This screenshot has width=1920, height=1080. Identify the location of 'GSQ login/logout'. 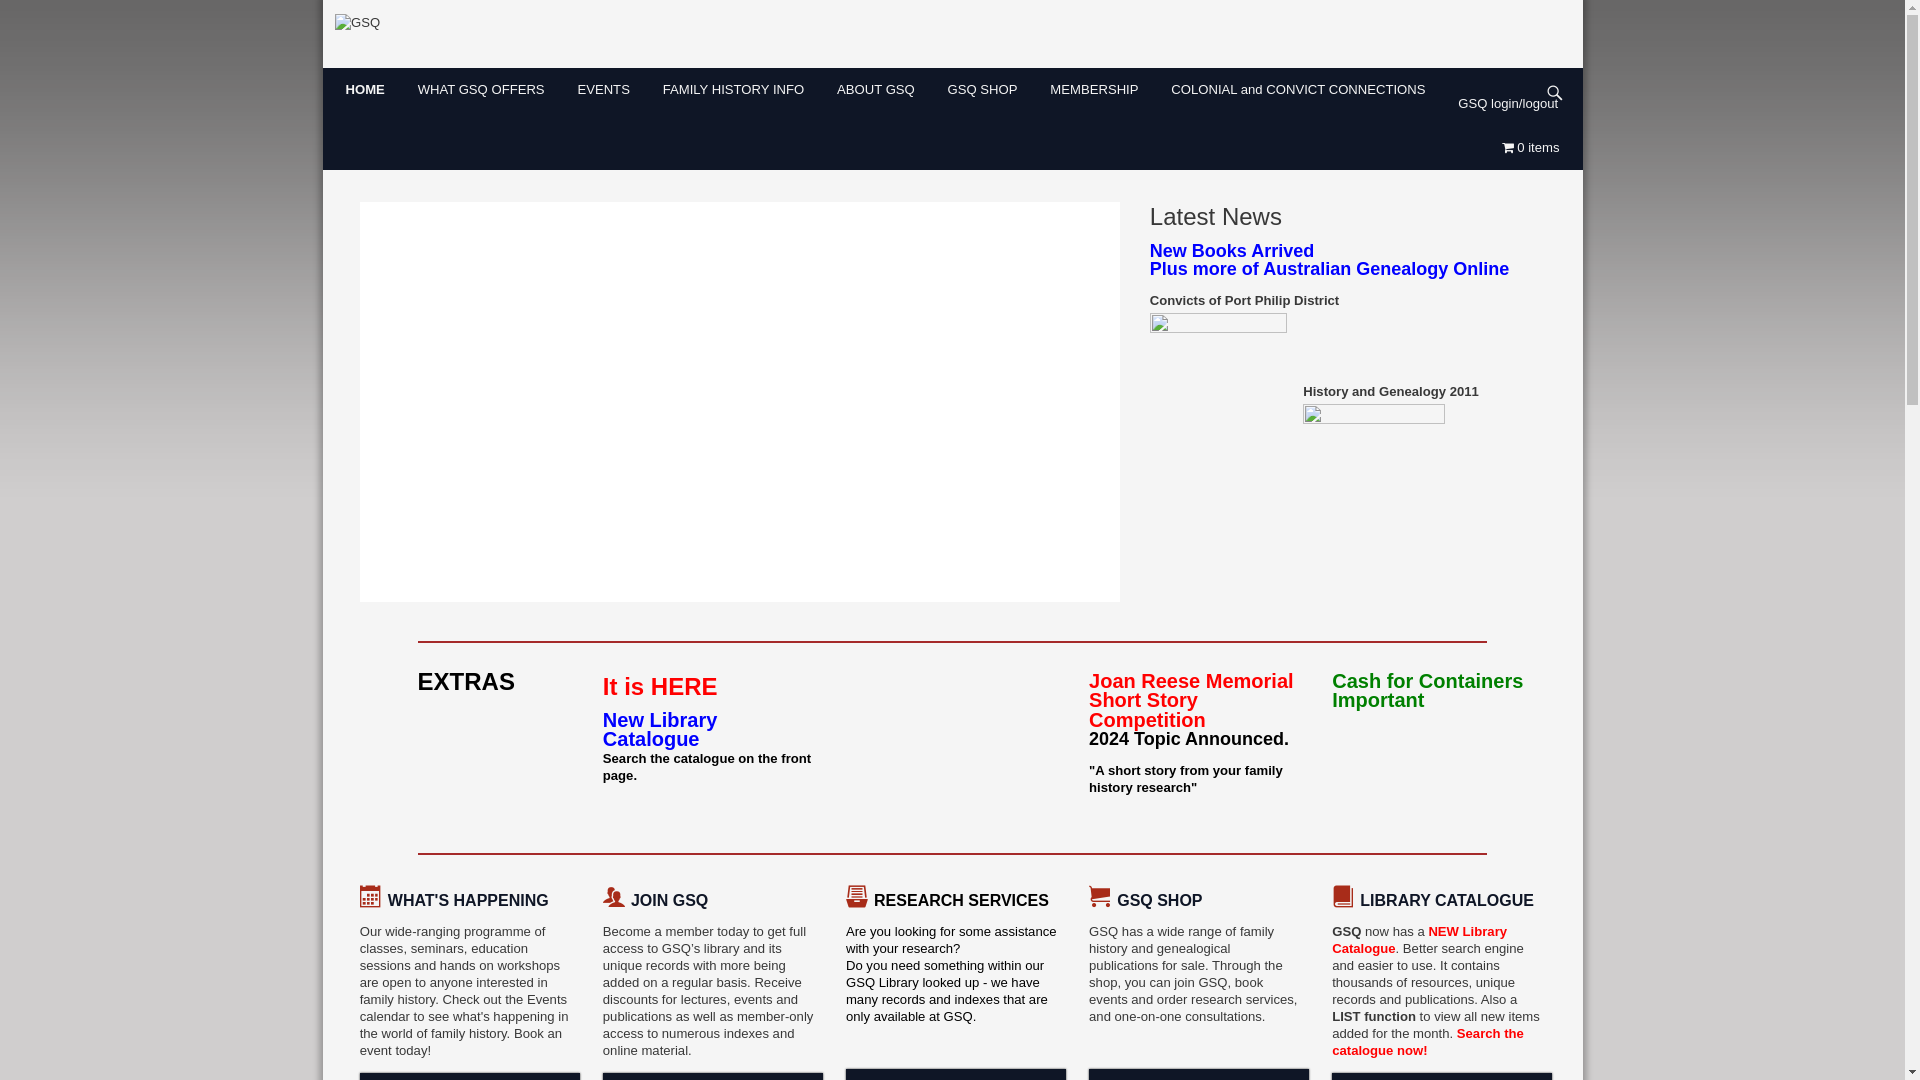
(1514, 103).